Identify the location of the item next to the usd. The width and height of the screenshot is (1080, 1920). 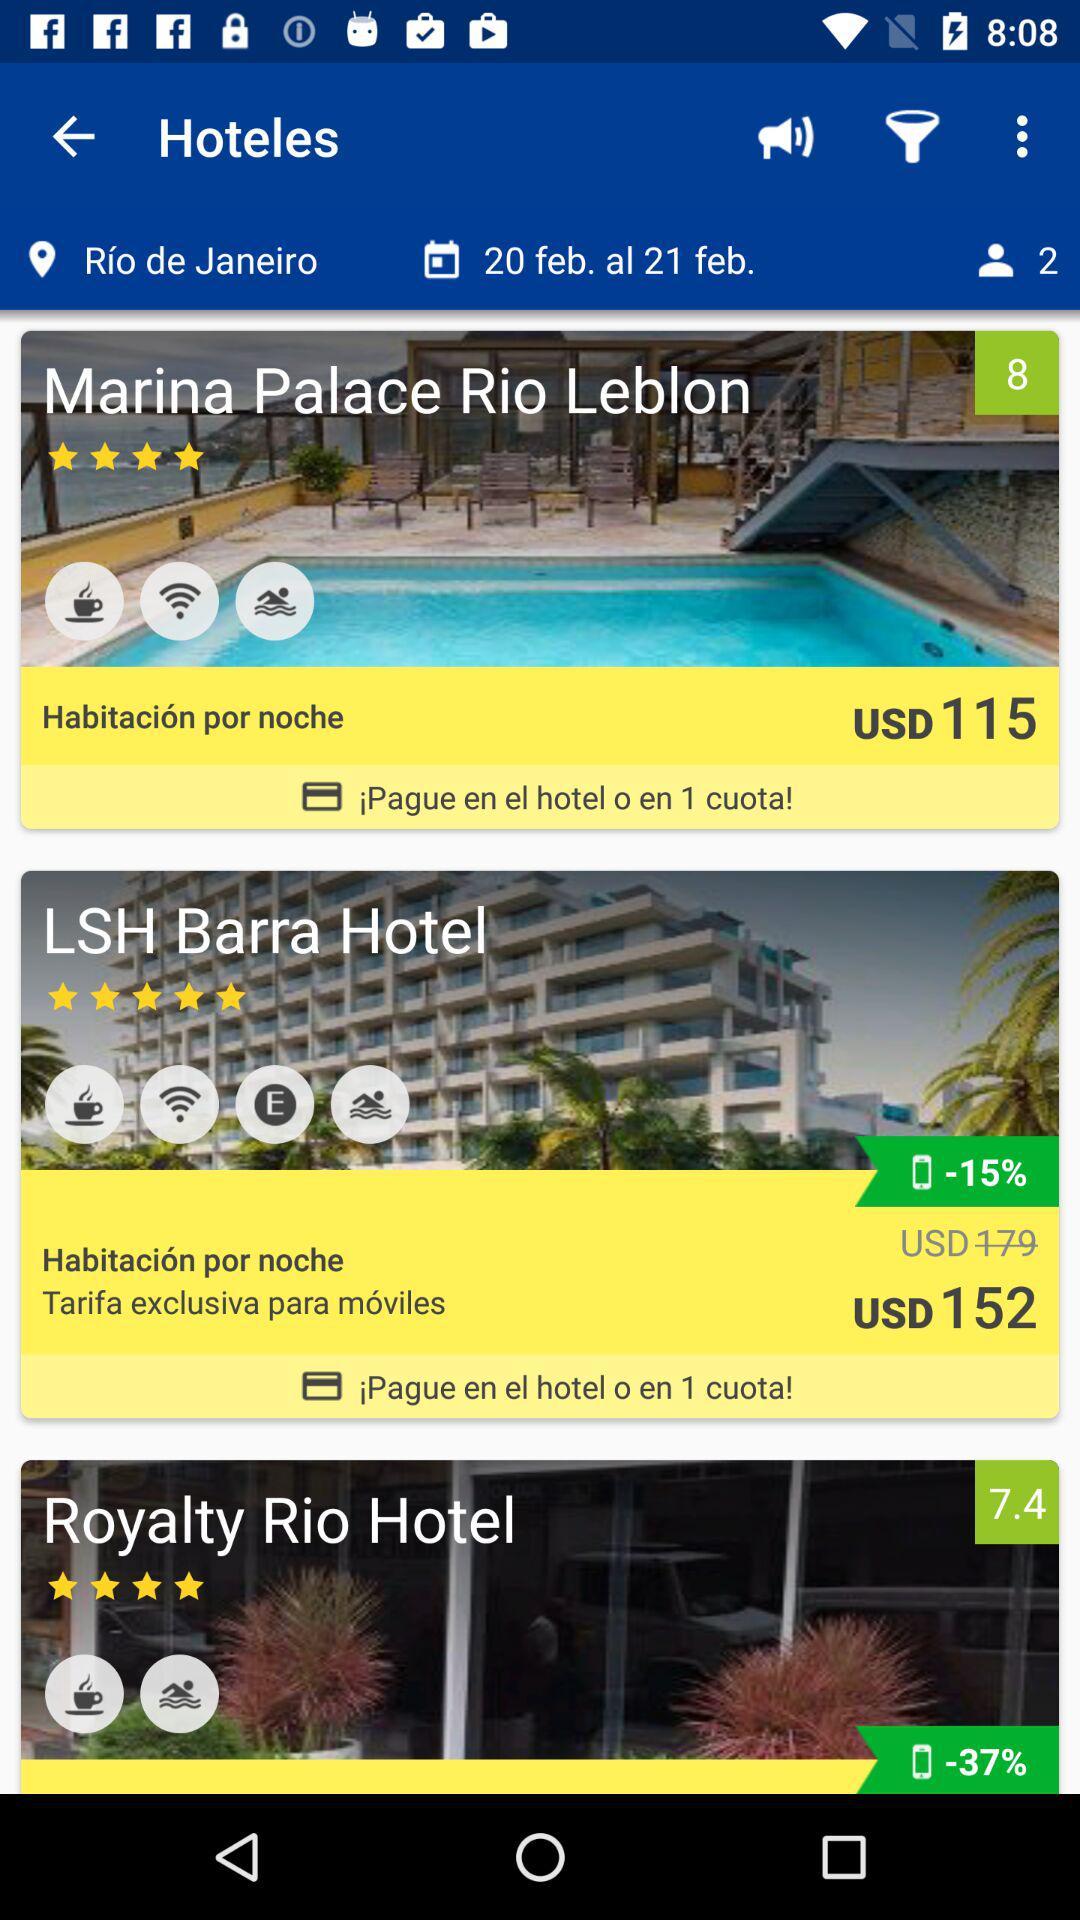
(987, 715).